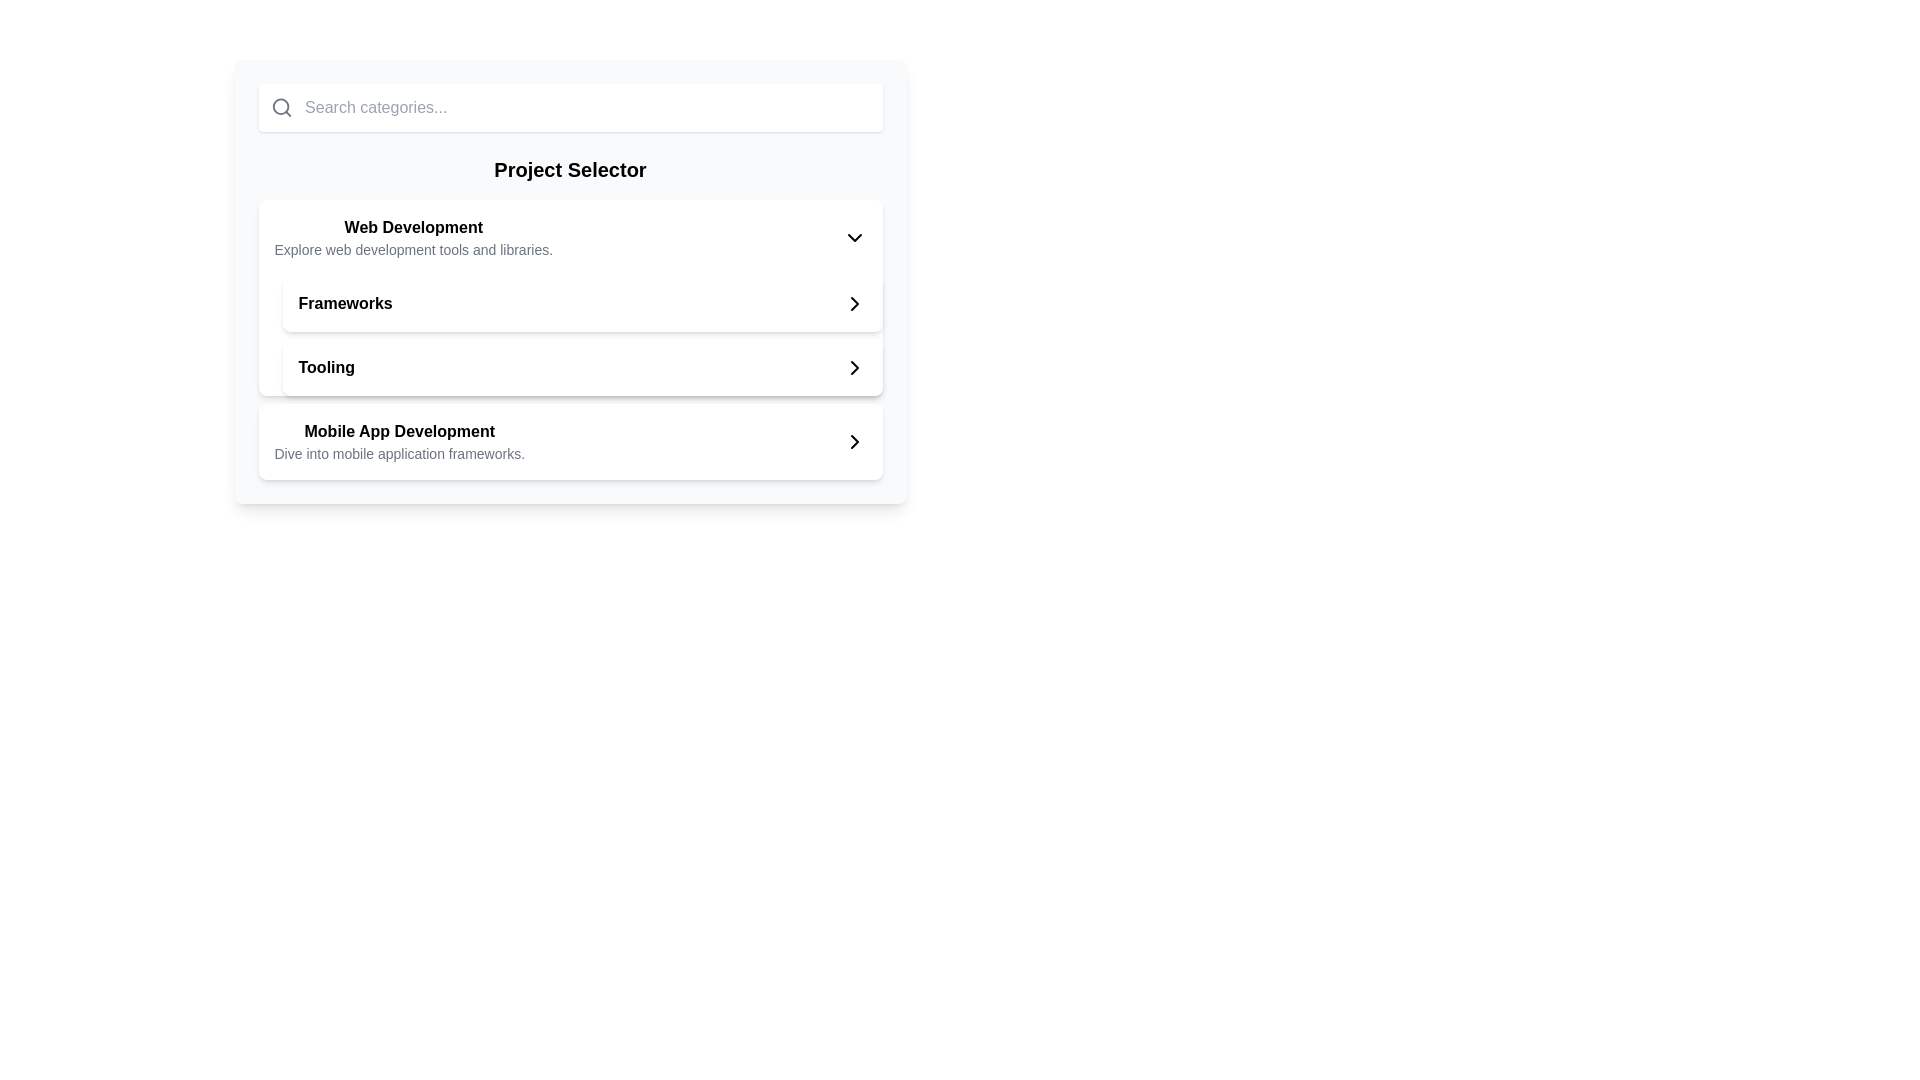 The image size is (1920, 1080). Describe the element at coordinates (854, 304) in the screenshot. I see `the rightward-pointing chevron icon, which is located at the right end of the 'Frameworks' section in the 'Project Selector' menu` at that location.